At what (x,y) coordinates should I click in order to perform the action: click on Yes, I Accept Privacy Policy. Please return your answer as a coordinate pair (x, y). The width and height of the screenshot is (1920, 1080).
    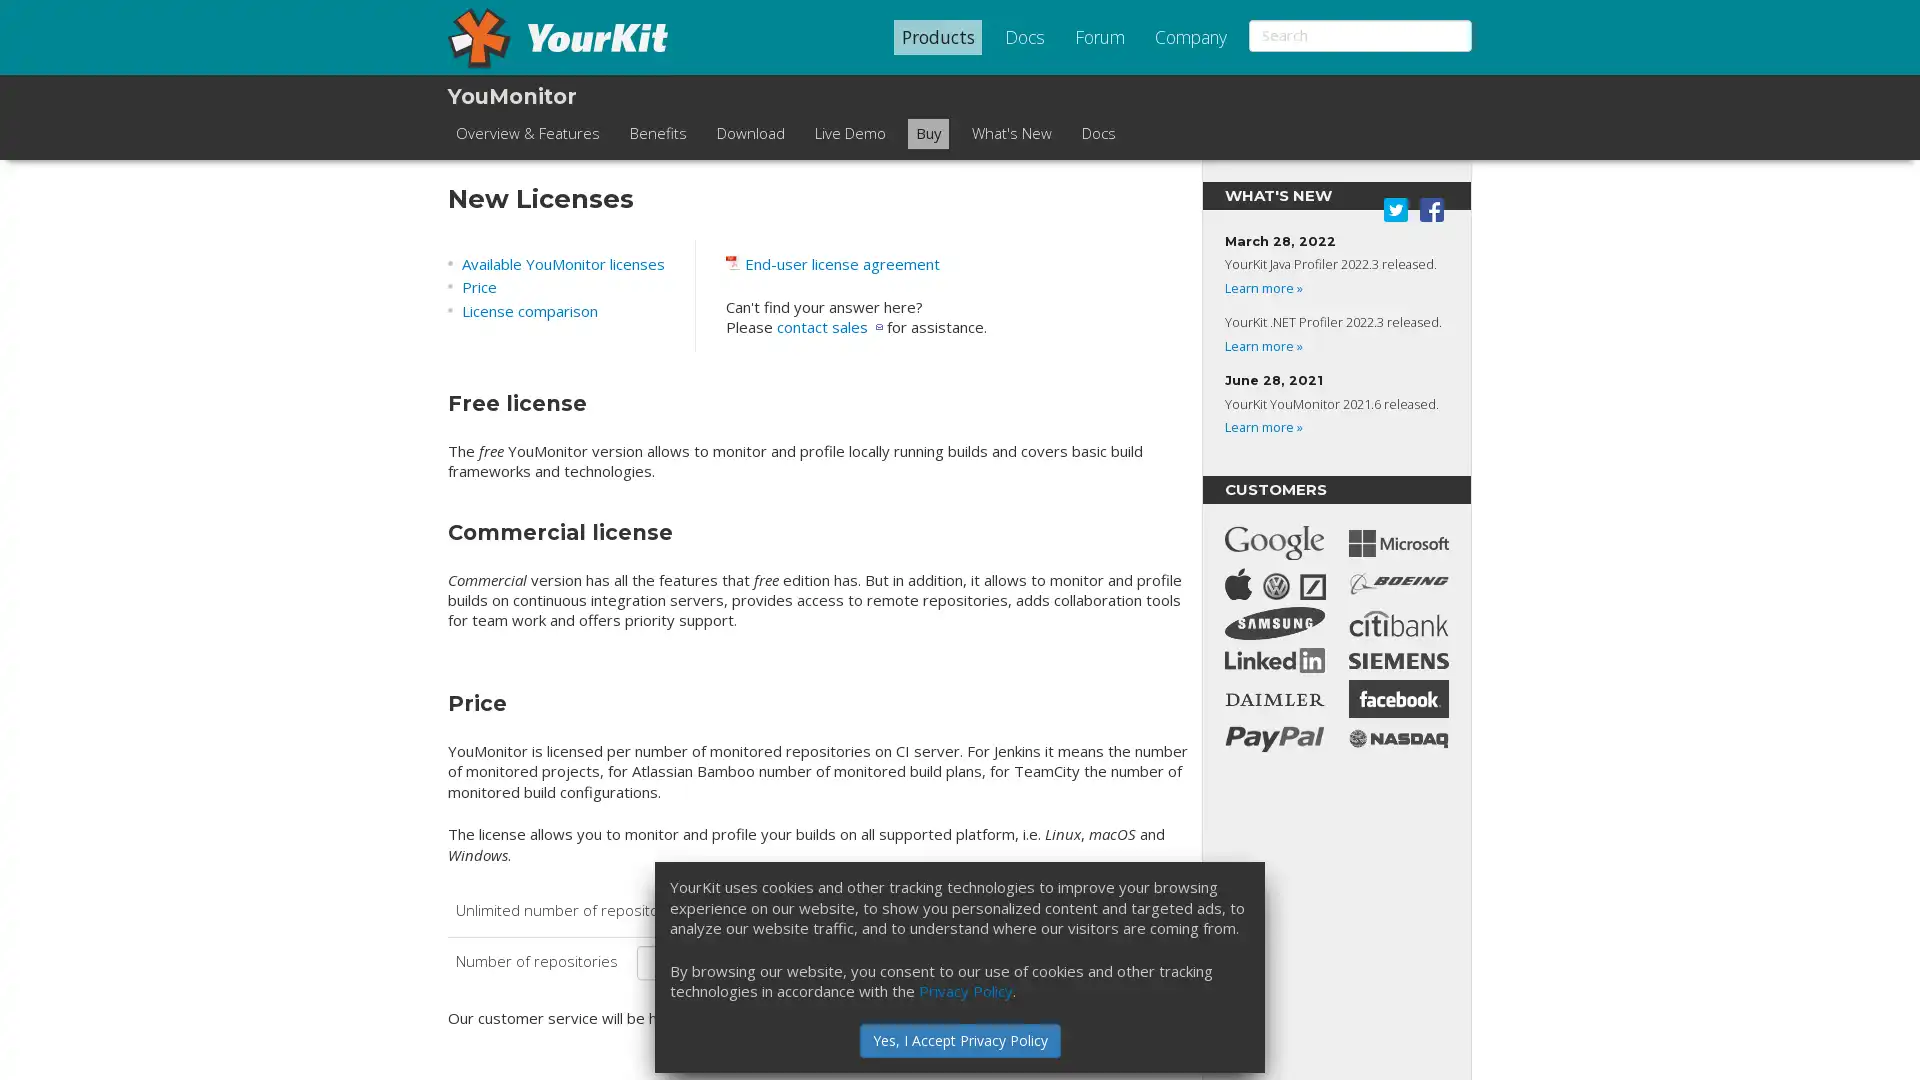
    Looking at the image, I should click on (958, 1039).